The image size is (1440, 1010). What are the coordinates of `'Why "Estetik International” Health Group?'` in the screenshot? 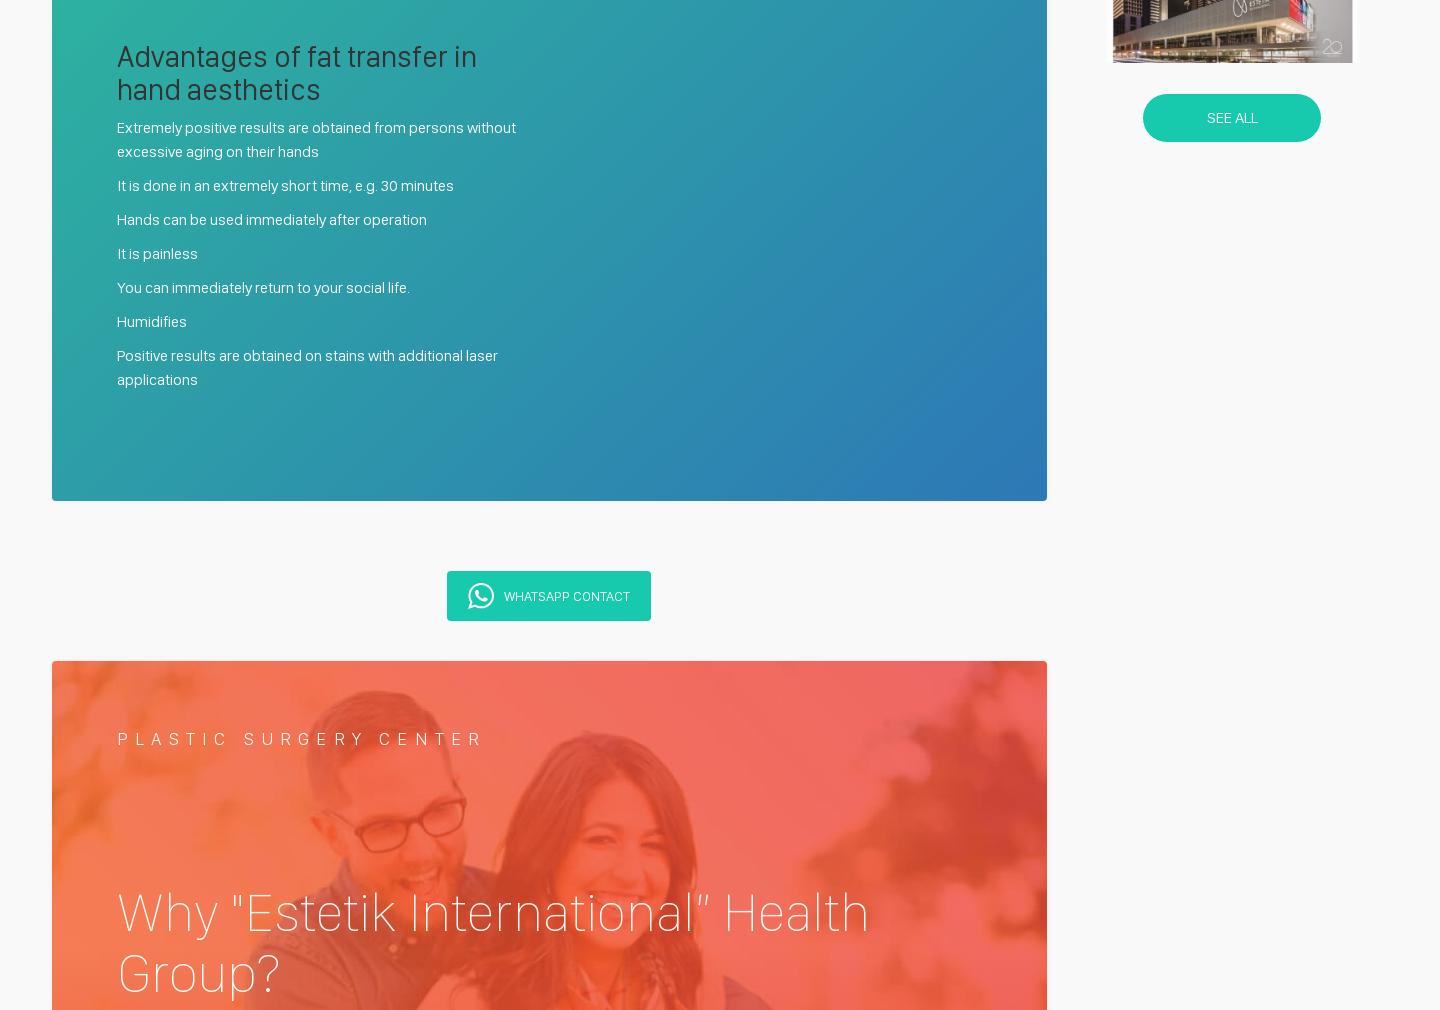 It's located at (492, 941).